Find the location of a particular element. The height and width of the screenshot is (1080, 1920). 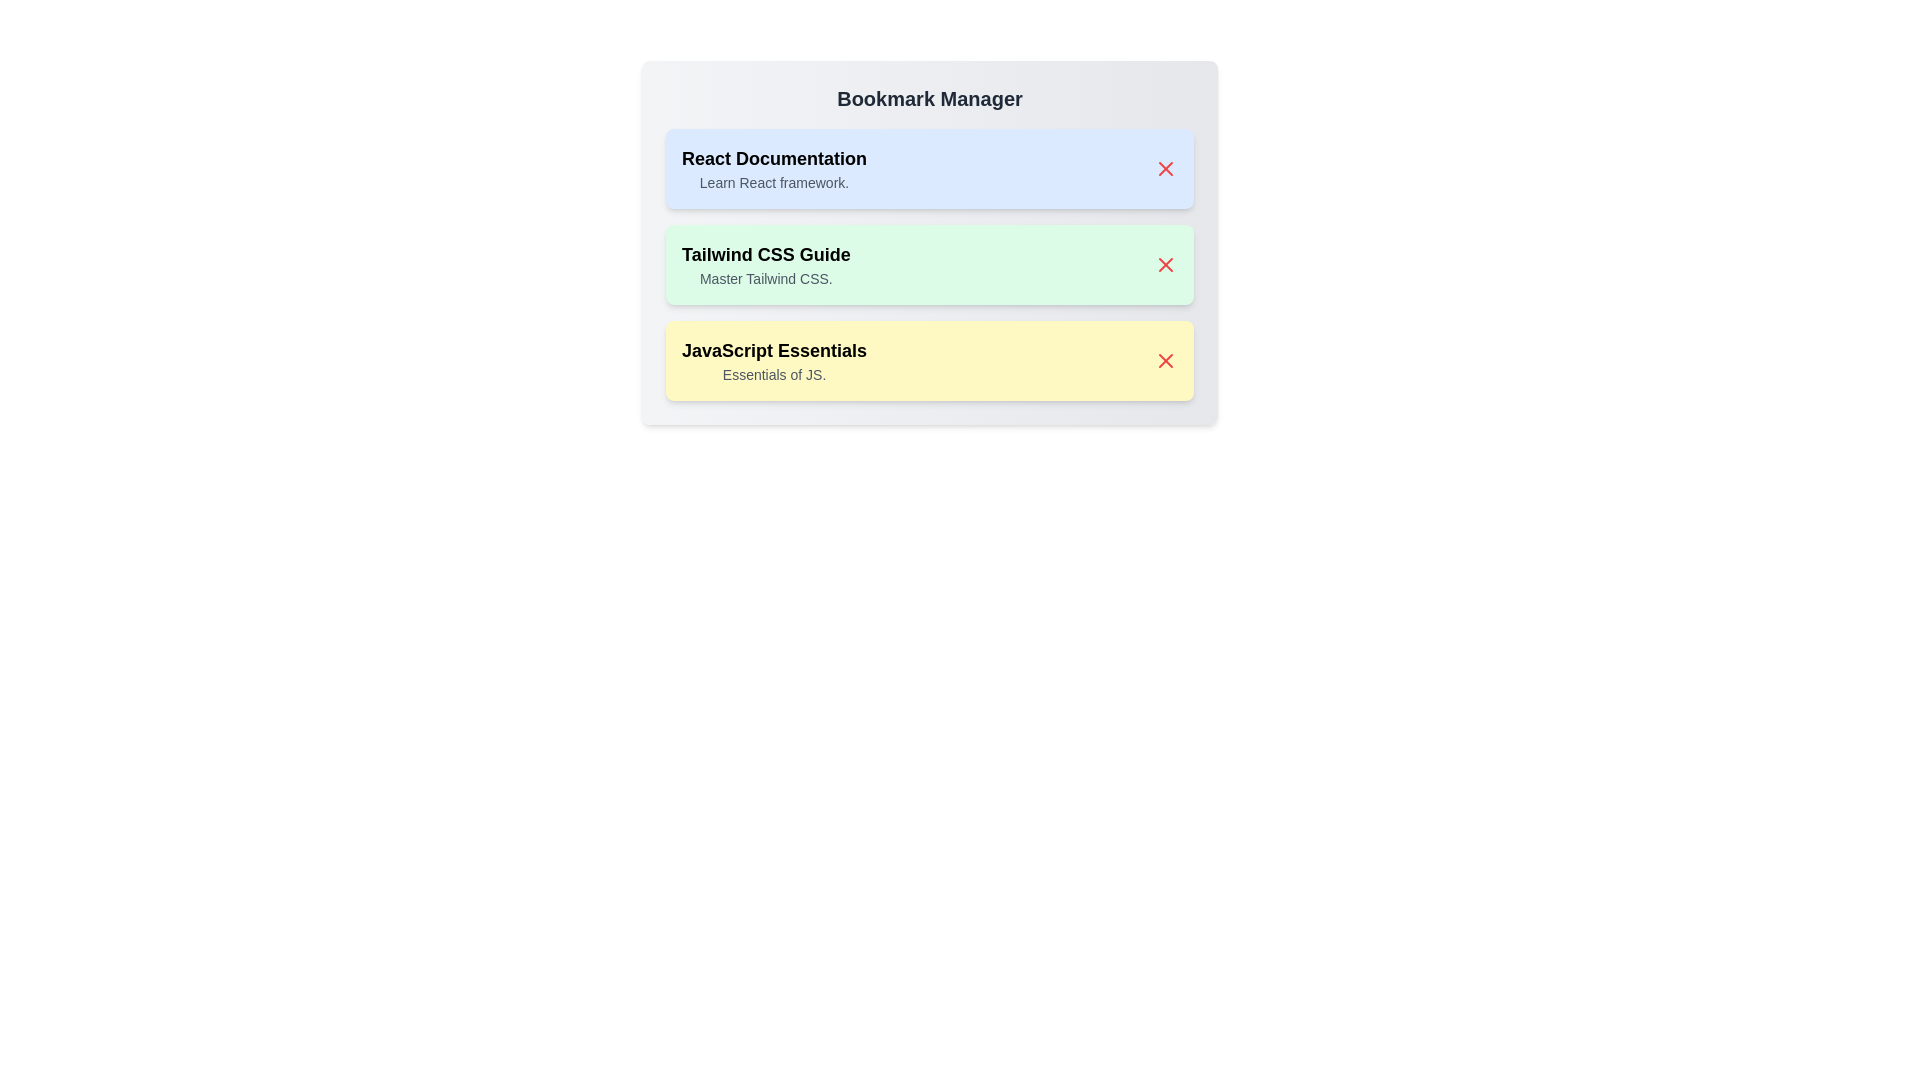

close button next to the bookmark titled Tailwind CSS Guide to remove it is located at coordinates (1166, 264).